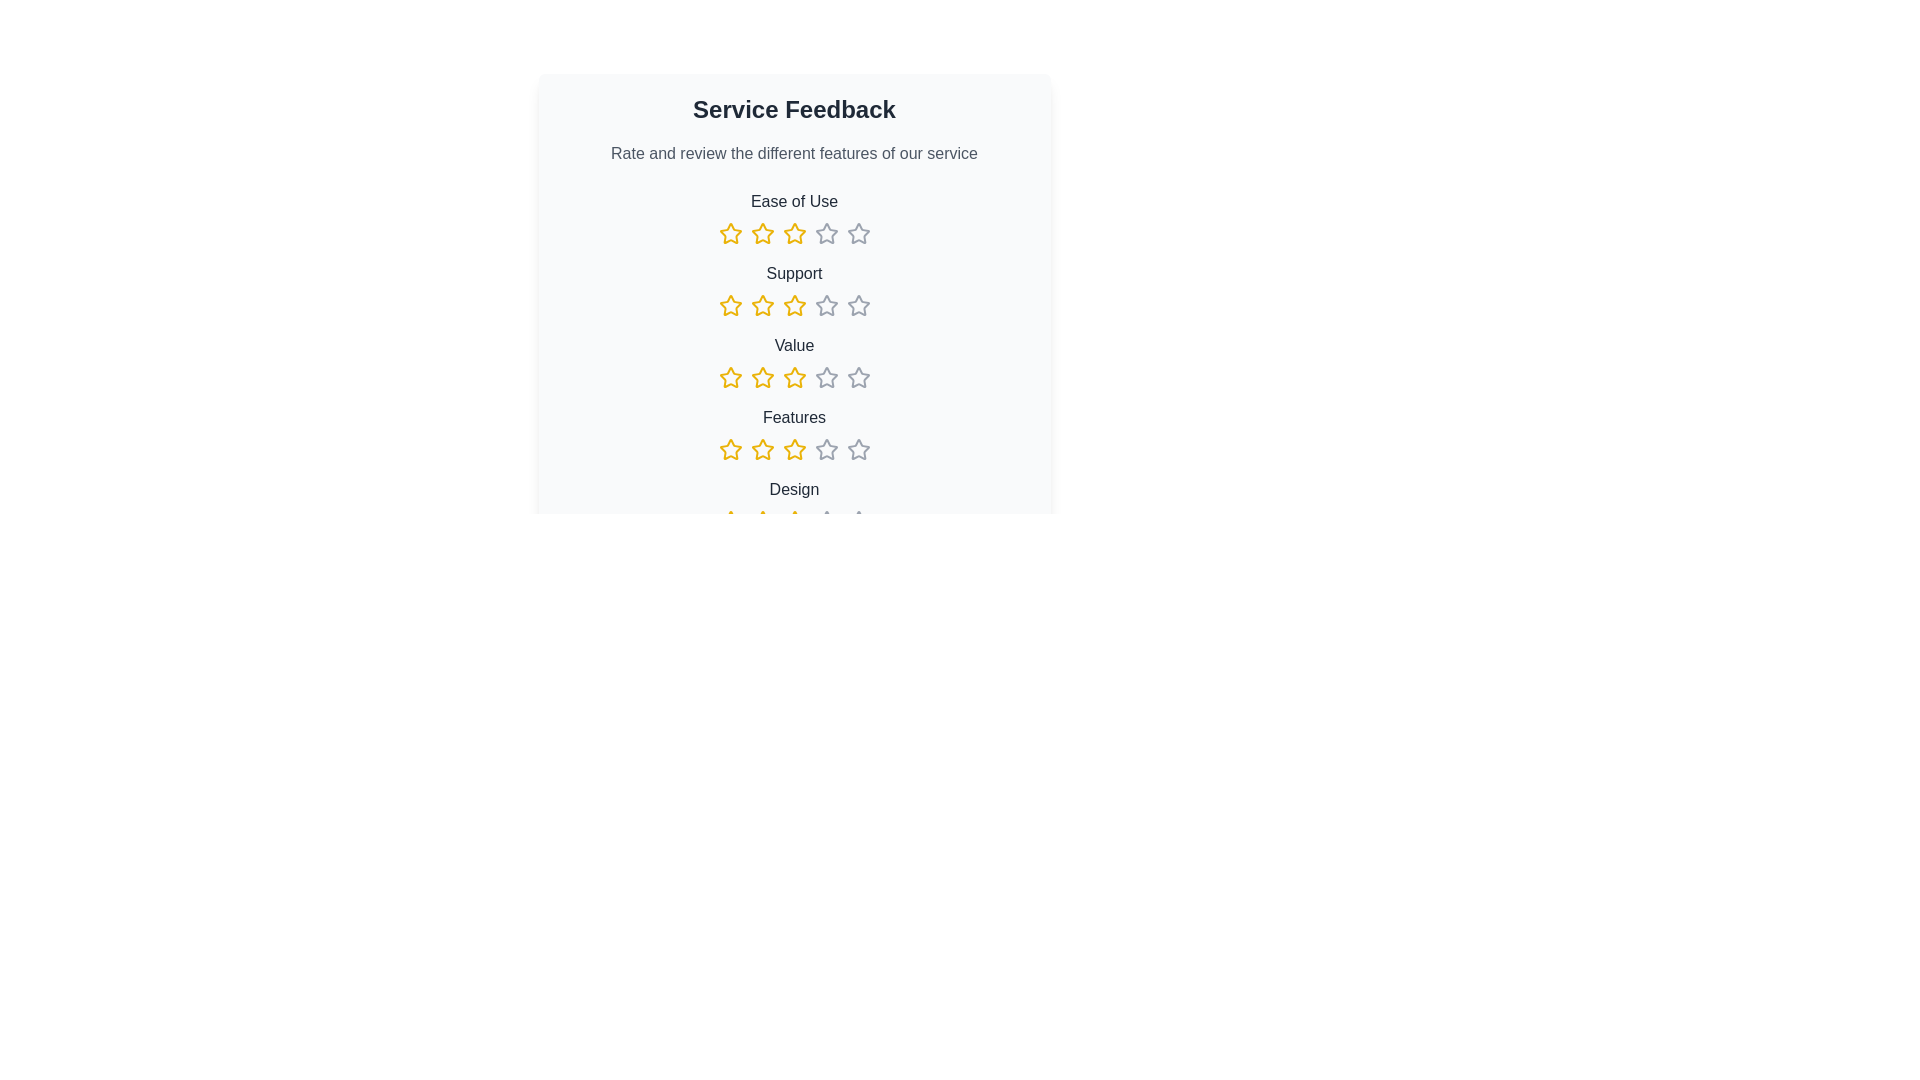 This screenshot has width=1920, height=1080. I want to click on the fourth star-shaped rating icon outlined in light gray, part of the 'Ease of Use' rating system under the feedback form layout, so click(825, 231).